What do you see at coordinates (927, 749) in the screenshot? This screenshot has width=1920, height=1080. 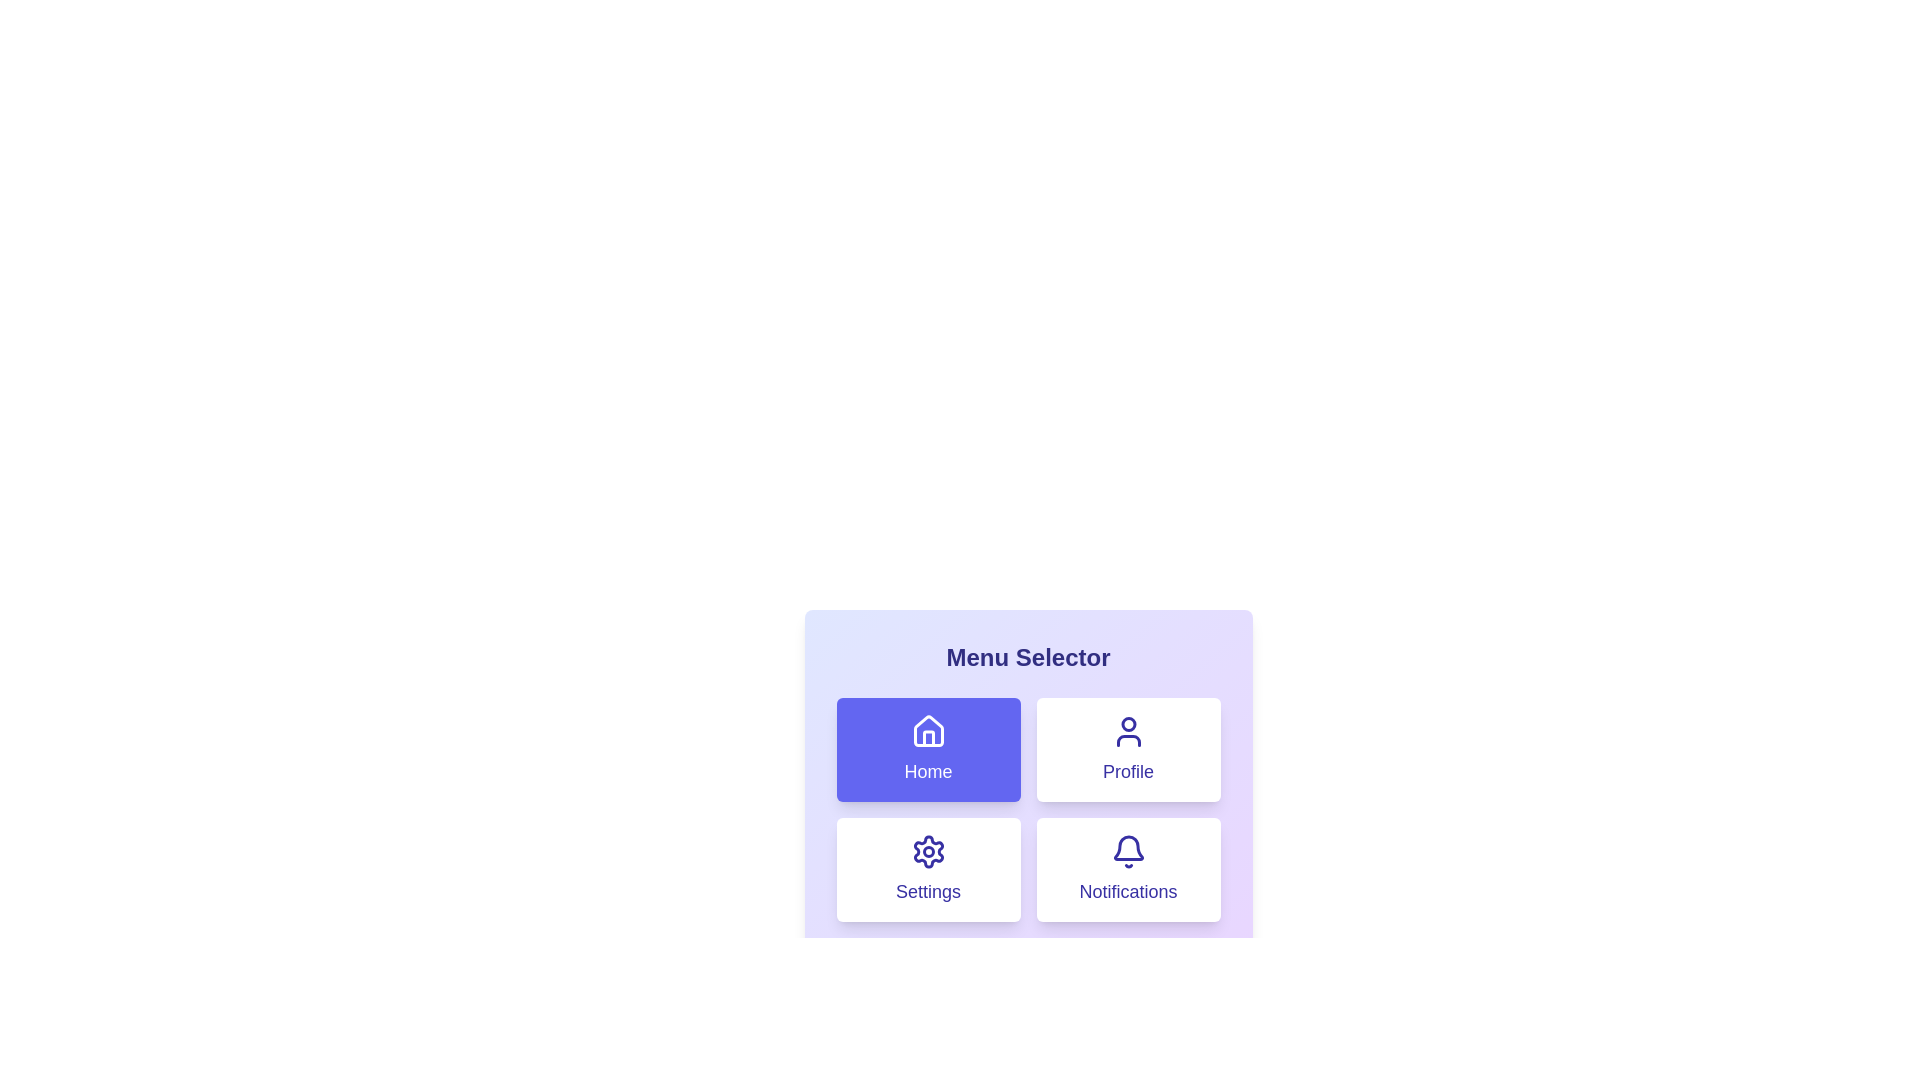 I see `the menu option Home` at bounding box center [927, 749].